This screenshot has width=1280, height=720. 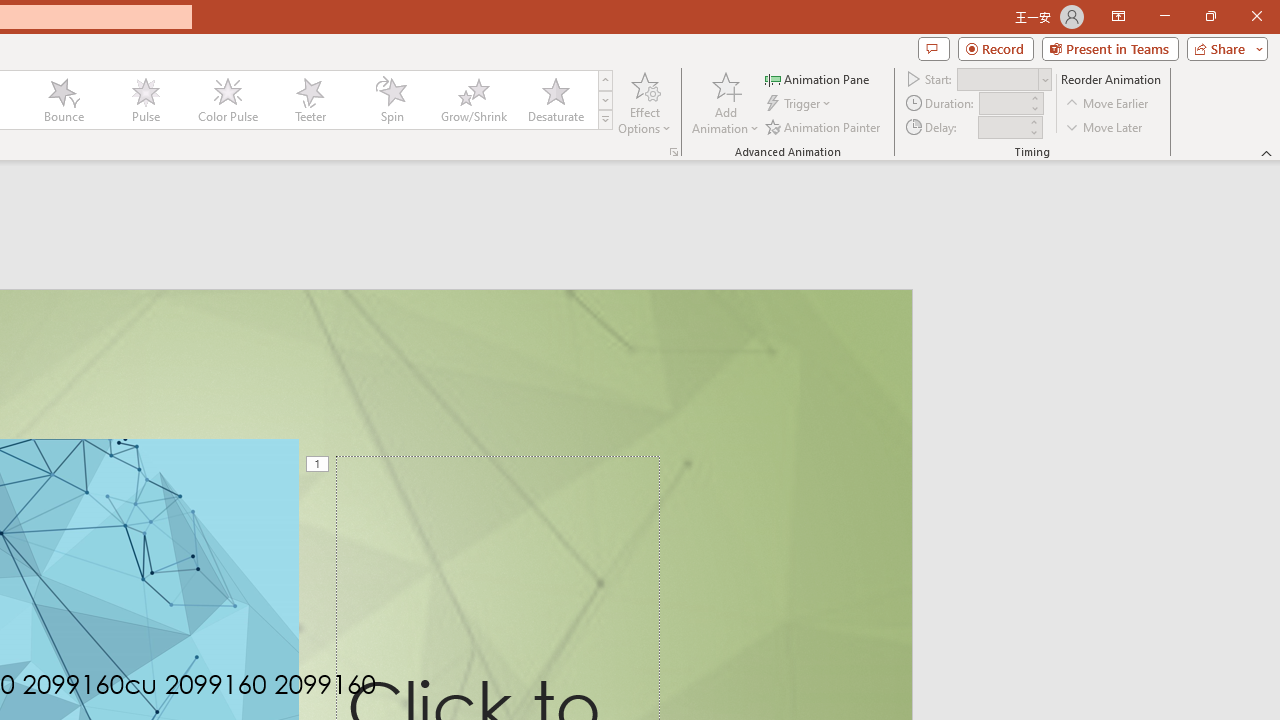 I want to click on 'More Options...', so click(x=673, y=150).